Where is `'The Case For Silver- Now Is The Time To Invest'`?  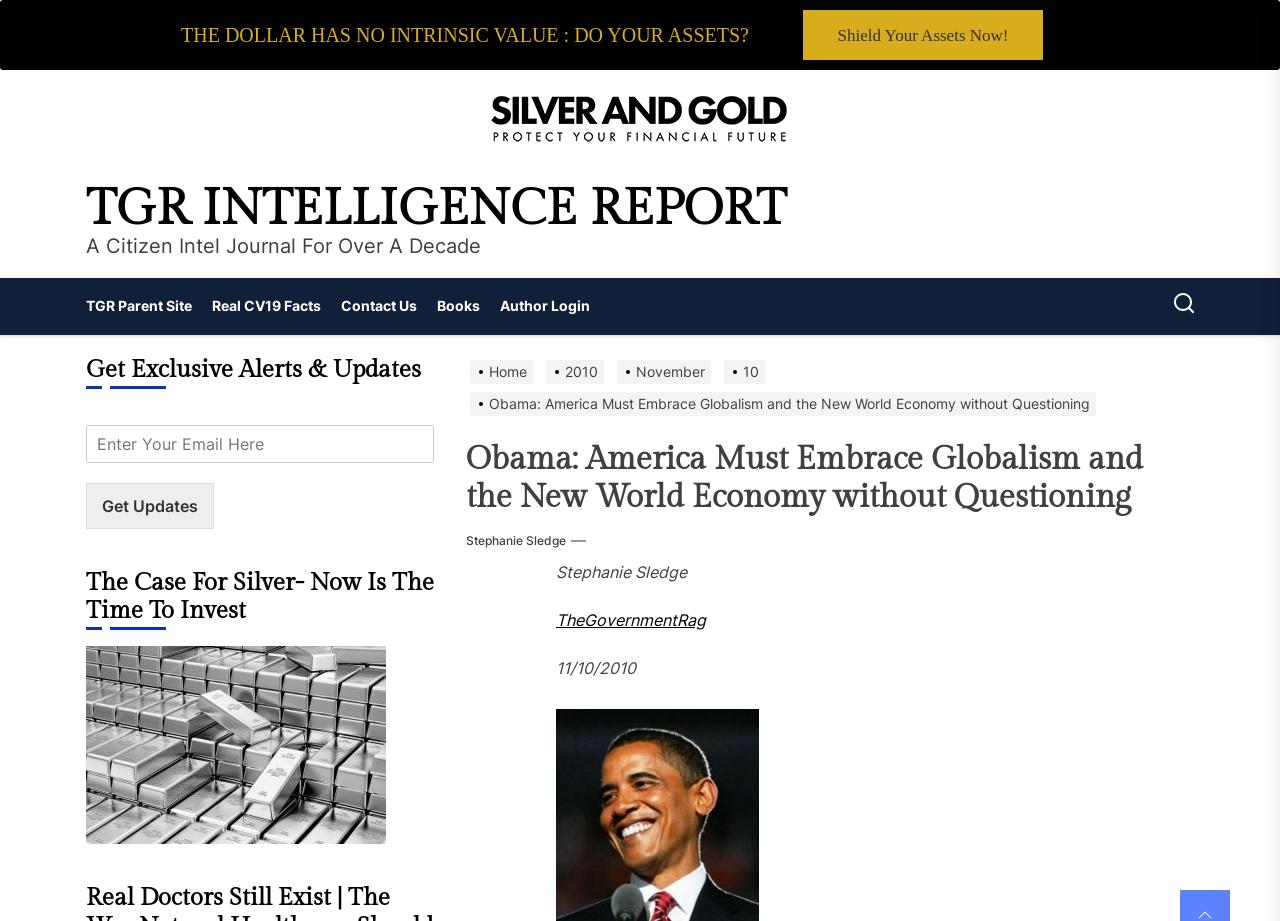
'The Case For Silver- Now Is The Time To Invest' is located at coordinates (258, 595).